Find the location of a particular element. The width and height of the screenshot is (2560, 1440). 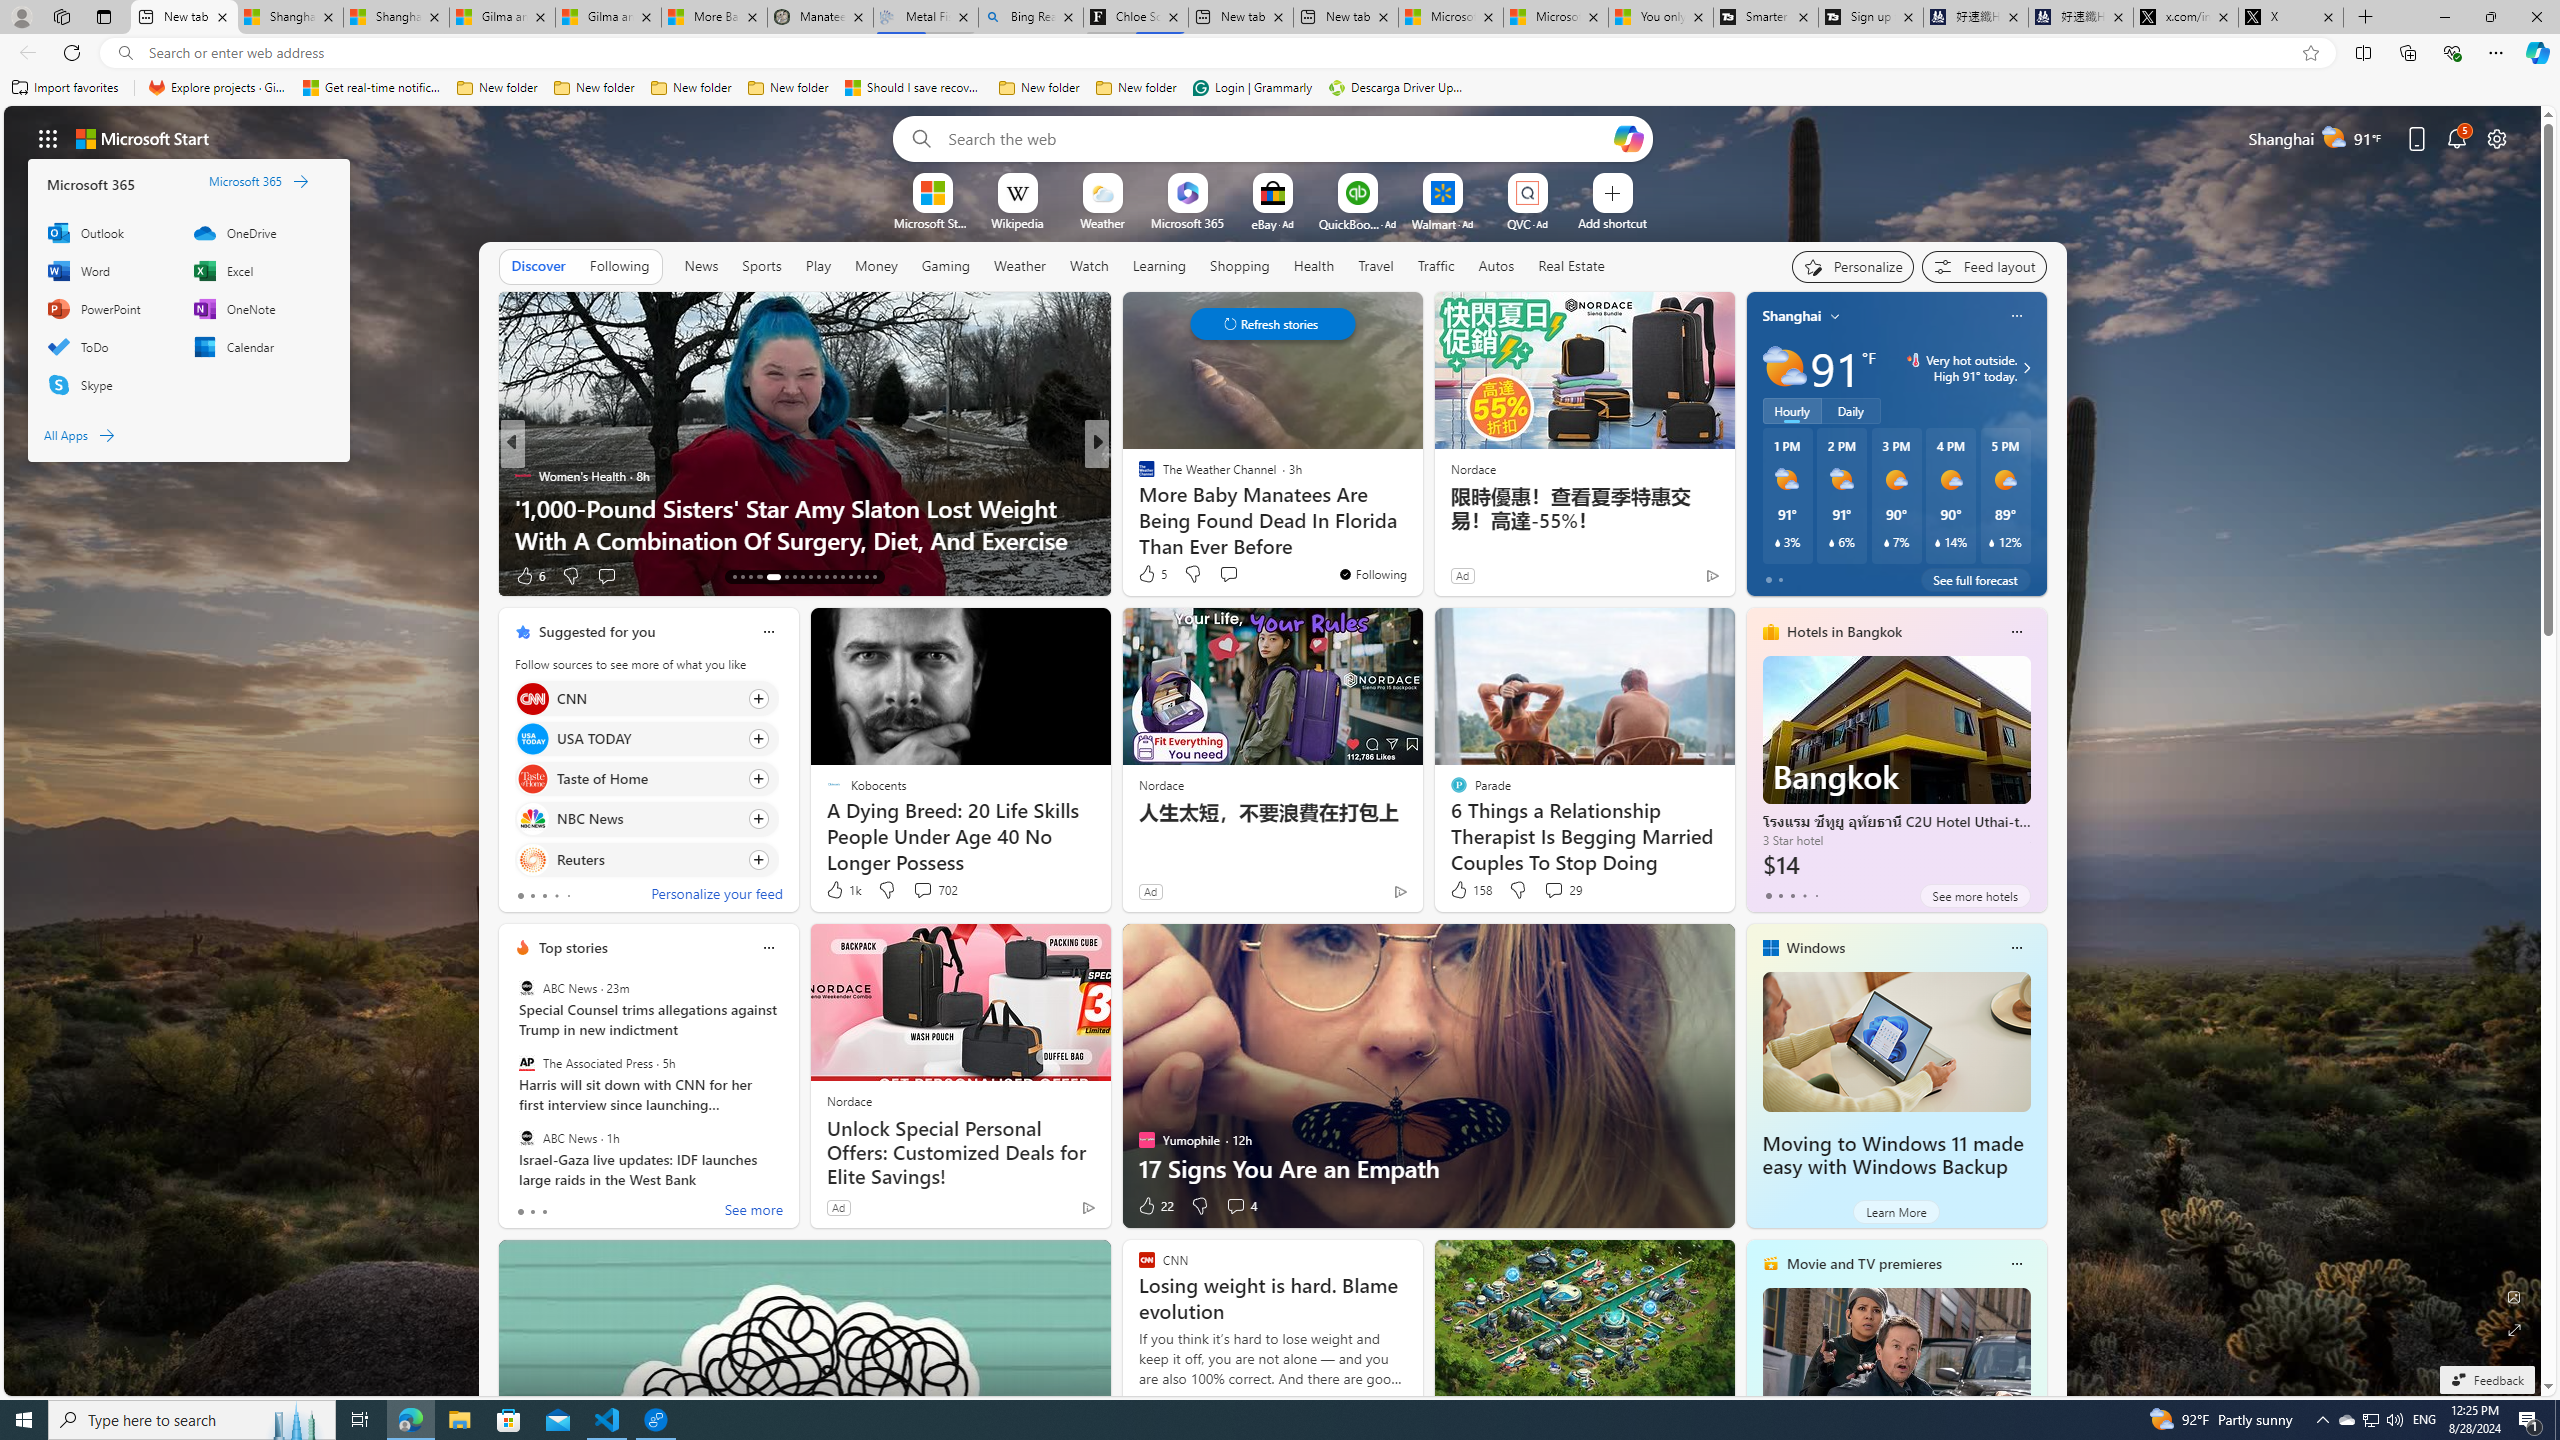

'OneNote' is located at coordinates (256, 307).